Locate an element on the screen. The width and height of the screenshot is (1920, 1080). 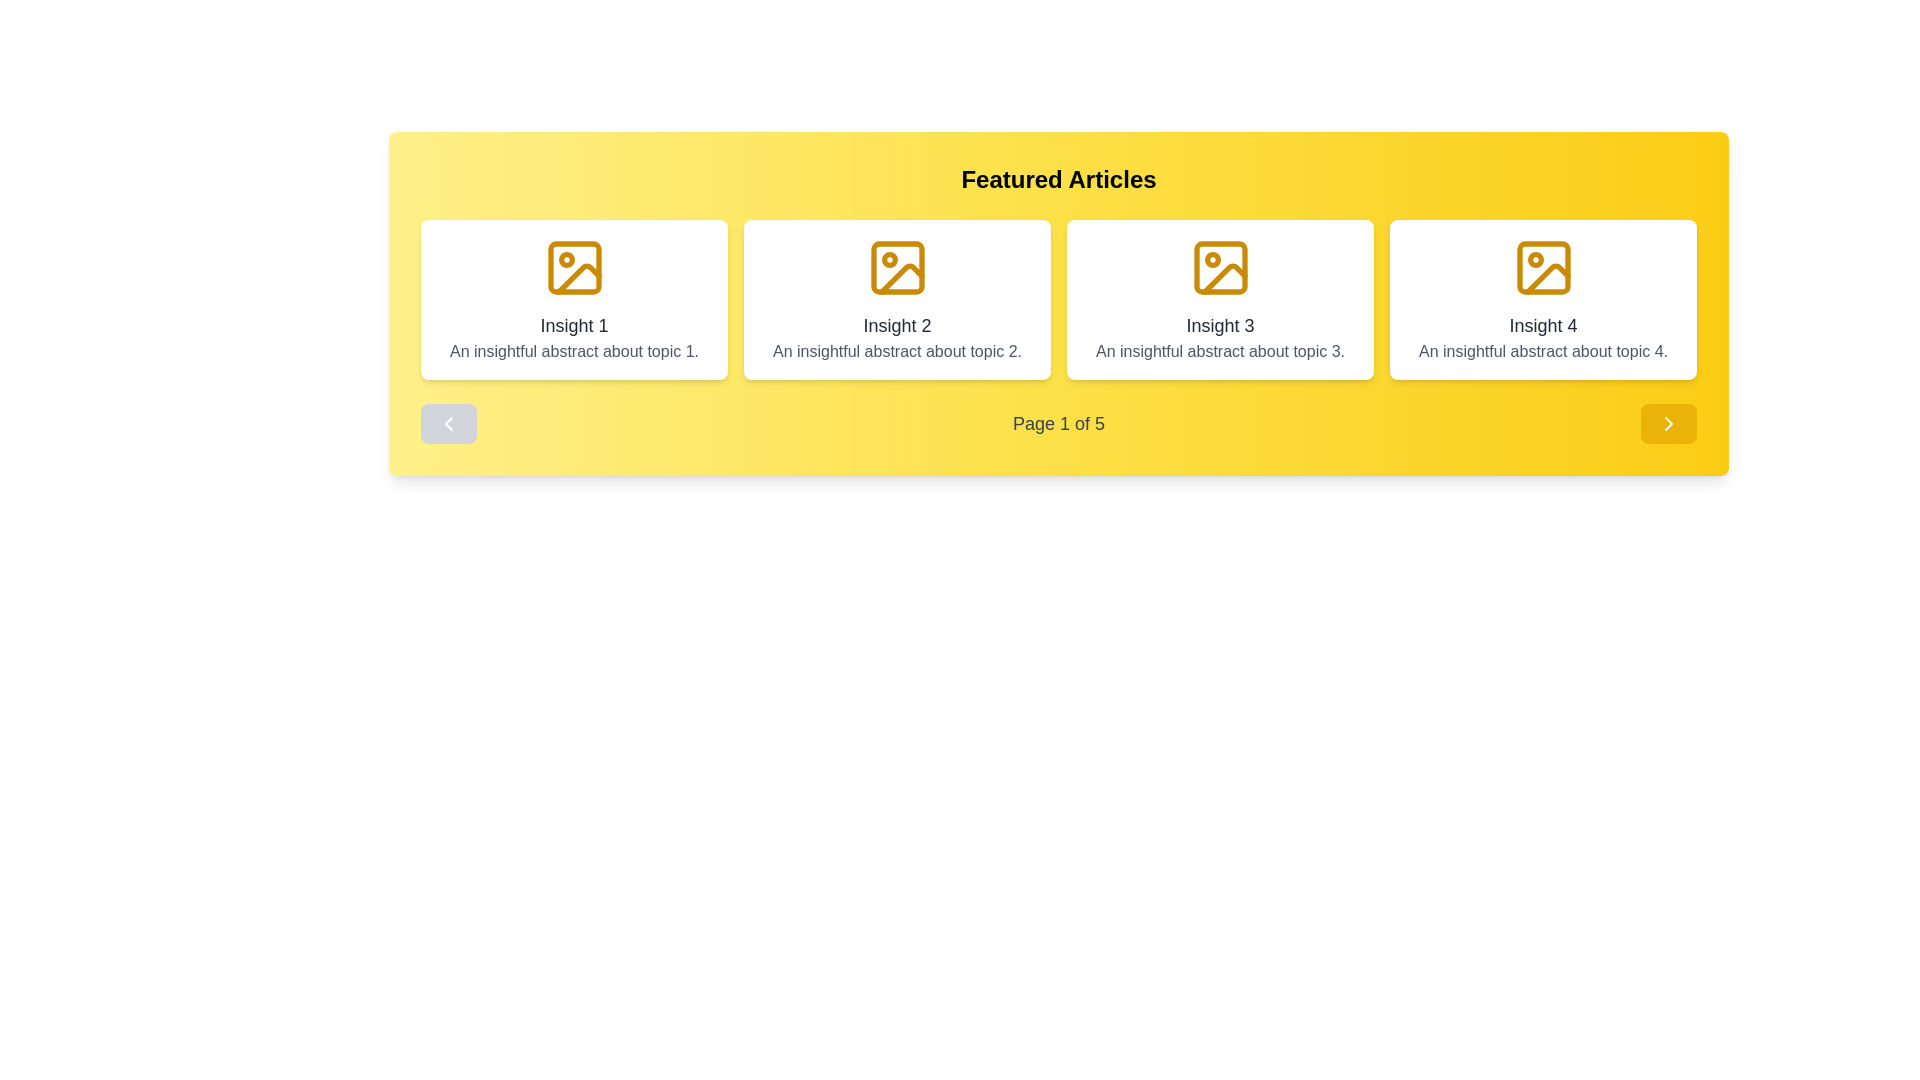
the Circle element located within the second icon of the horizontal list of four icons in the yellow-highlighted 'Featured Articles' area is located at coordinates (888, 258).